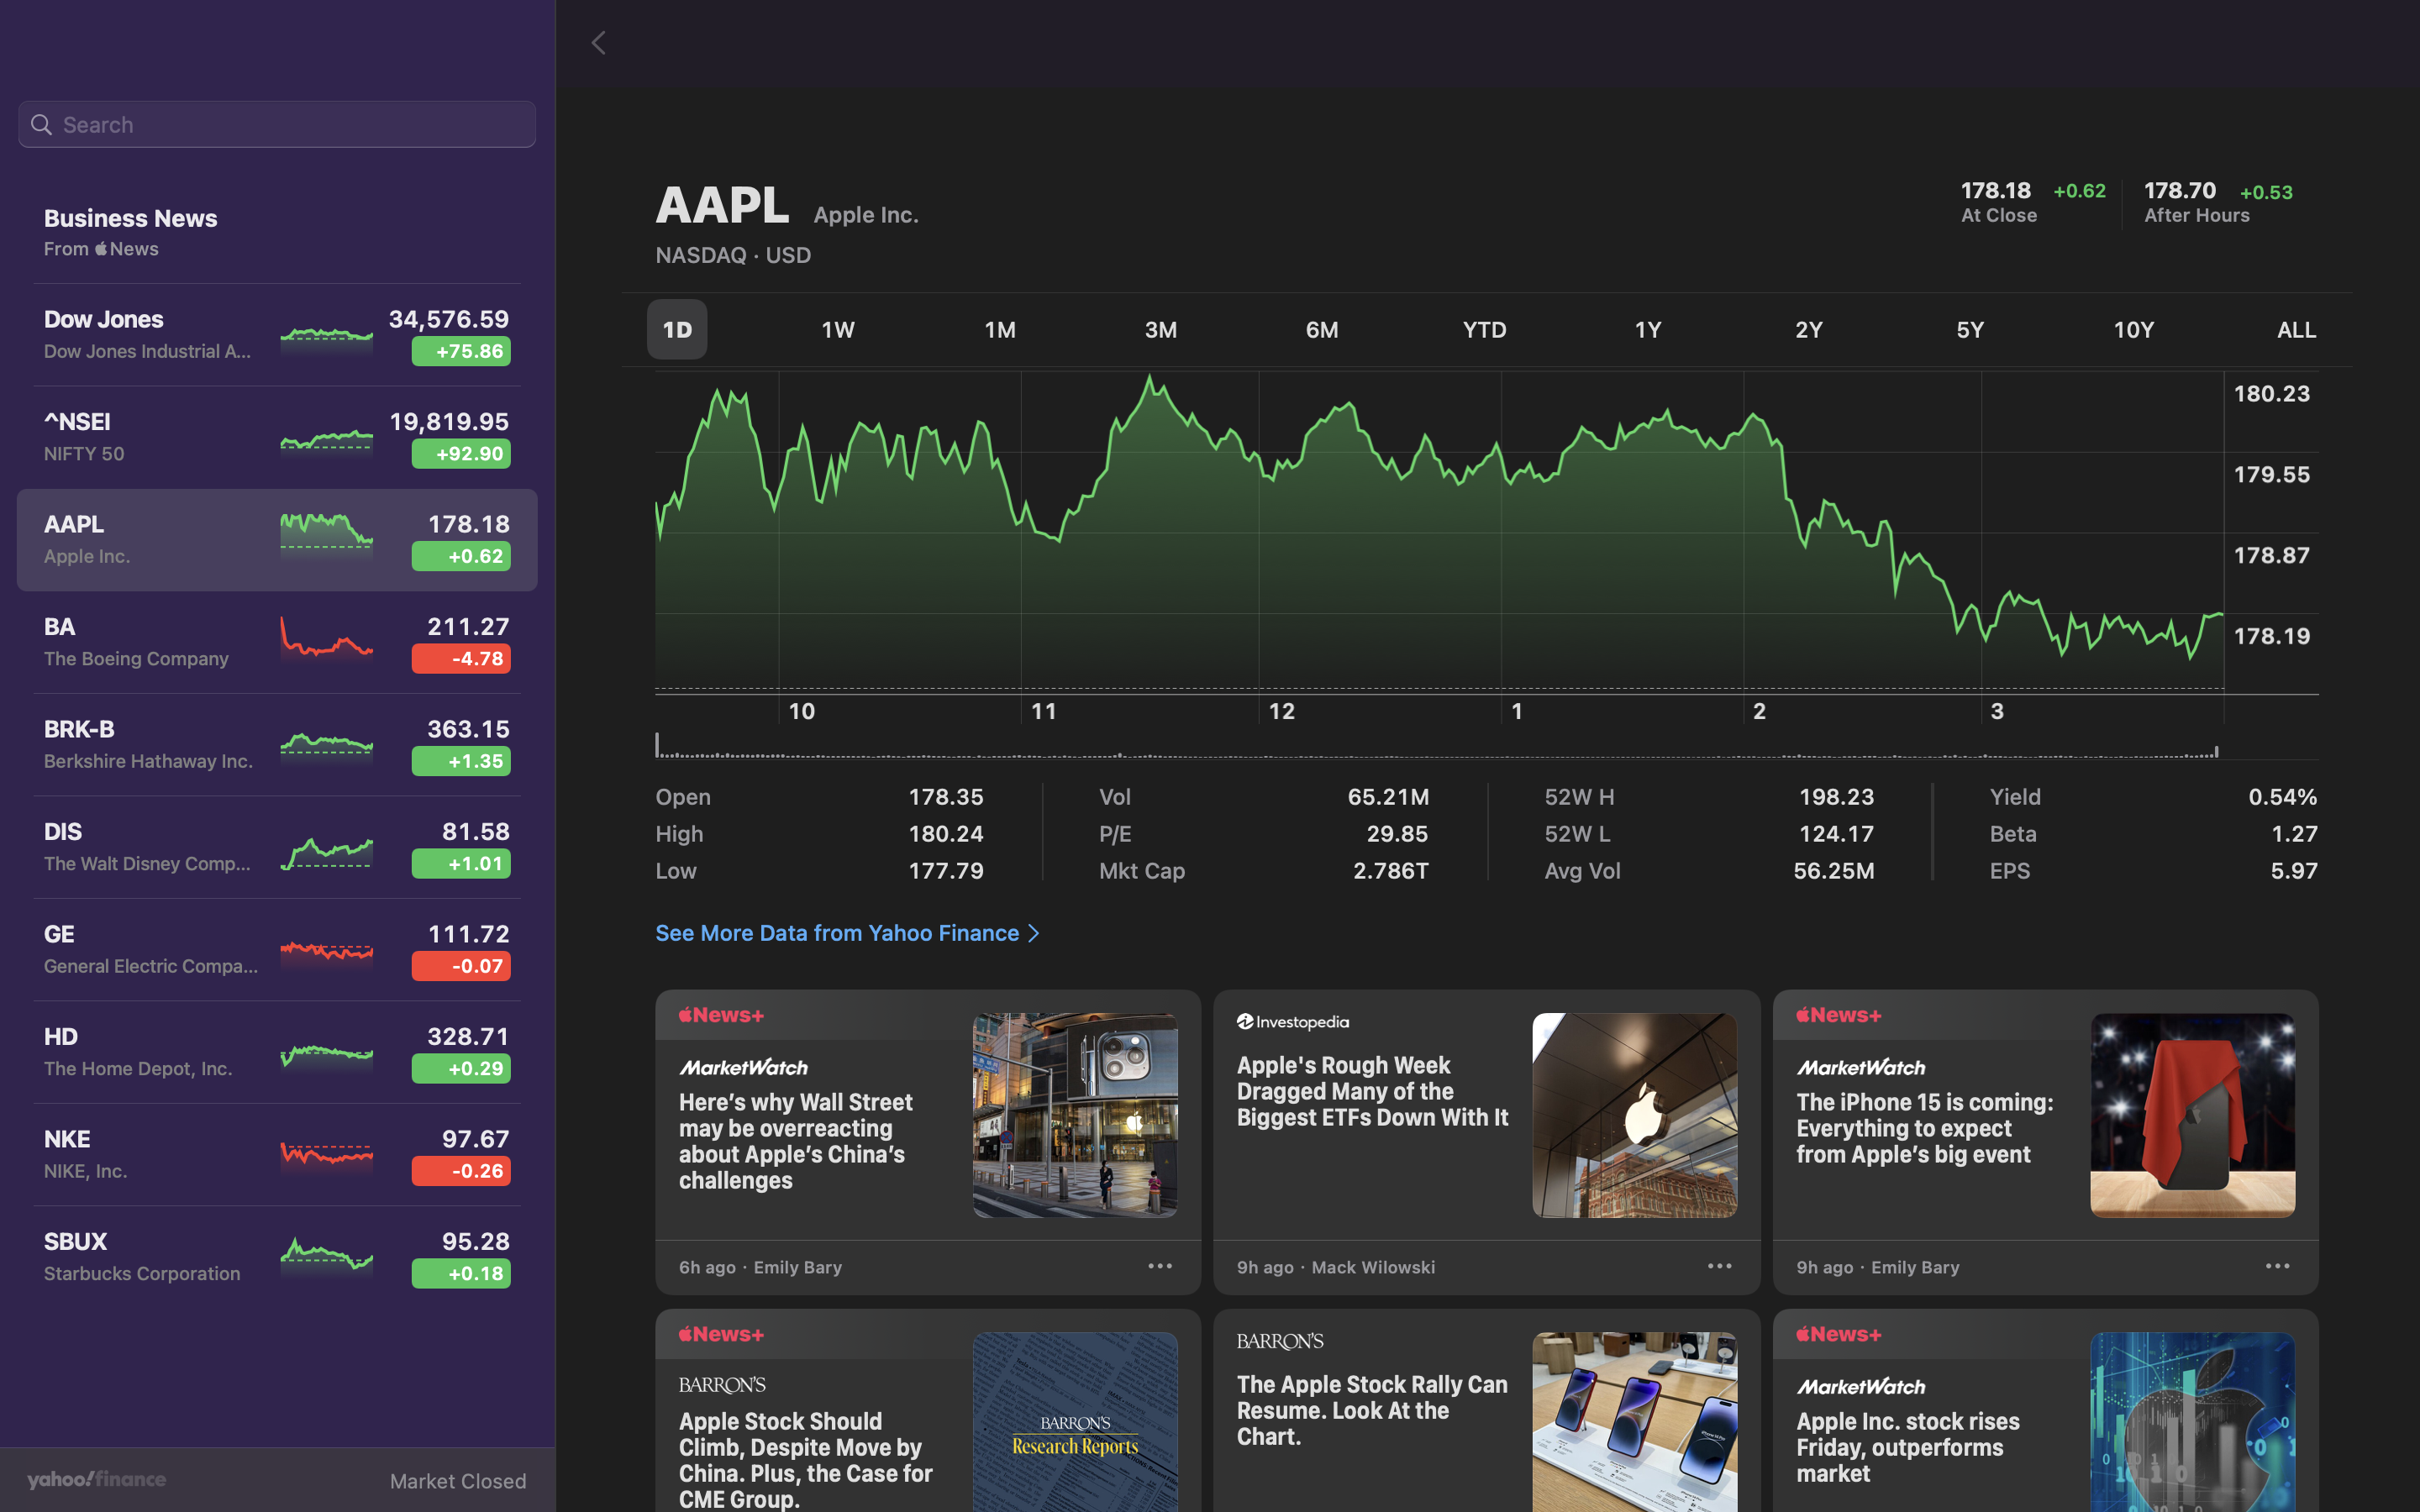 This screenshot has height=1512, width=2420. I want to click on Check the stock change for the past 6 months, so click(1326, 325).